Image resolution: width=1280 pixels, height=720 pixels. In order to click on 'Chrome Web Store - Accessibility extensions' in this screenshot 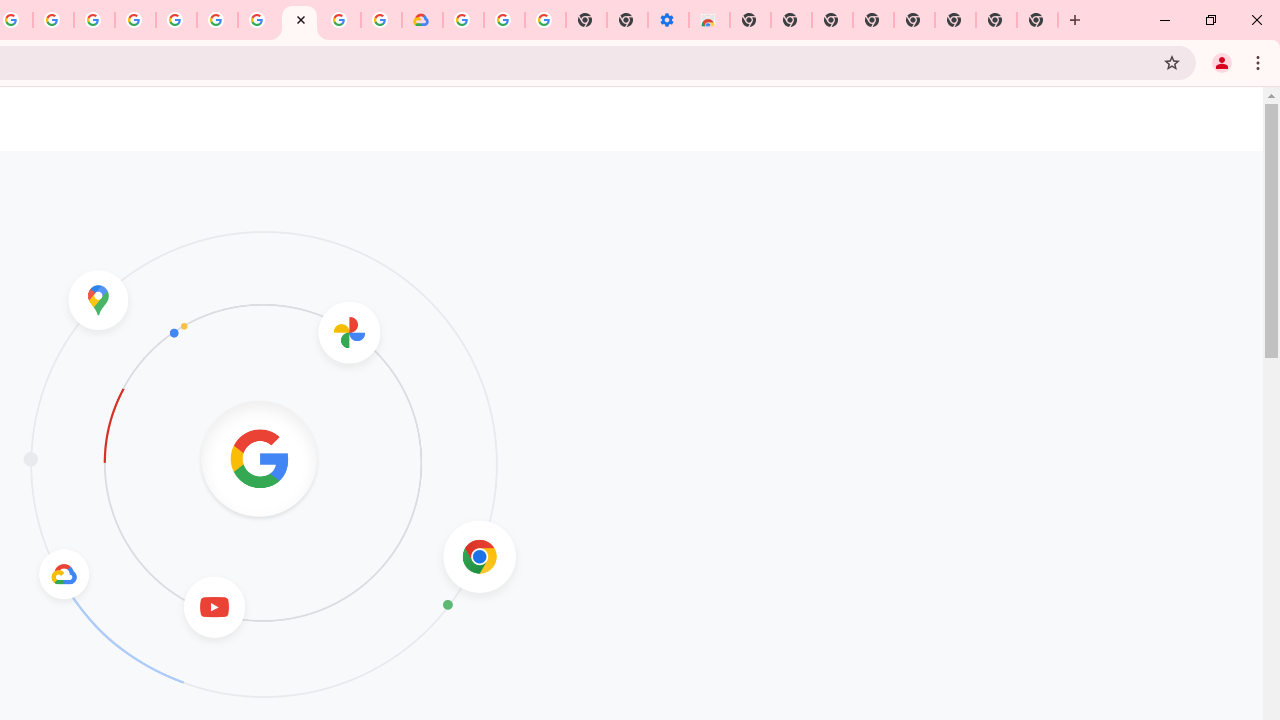, I will do `click(709, 20)`.